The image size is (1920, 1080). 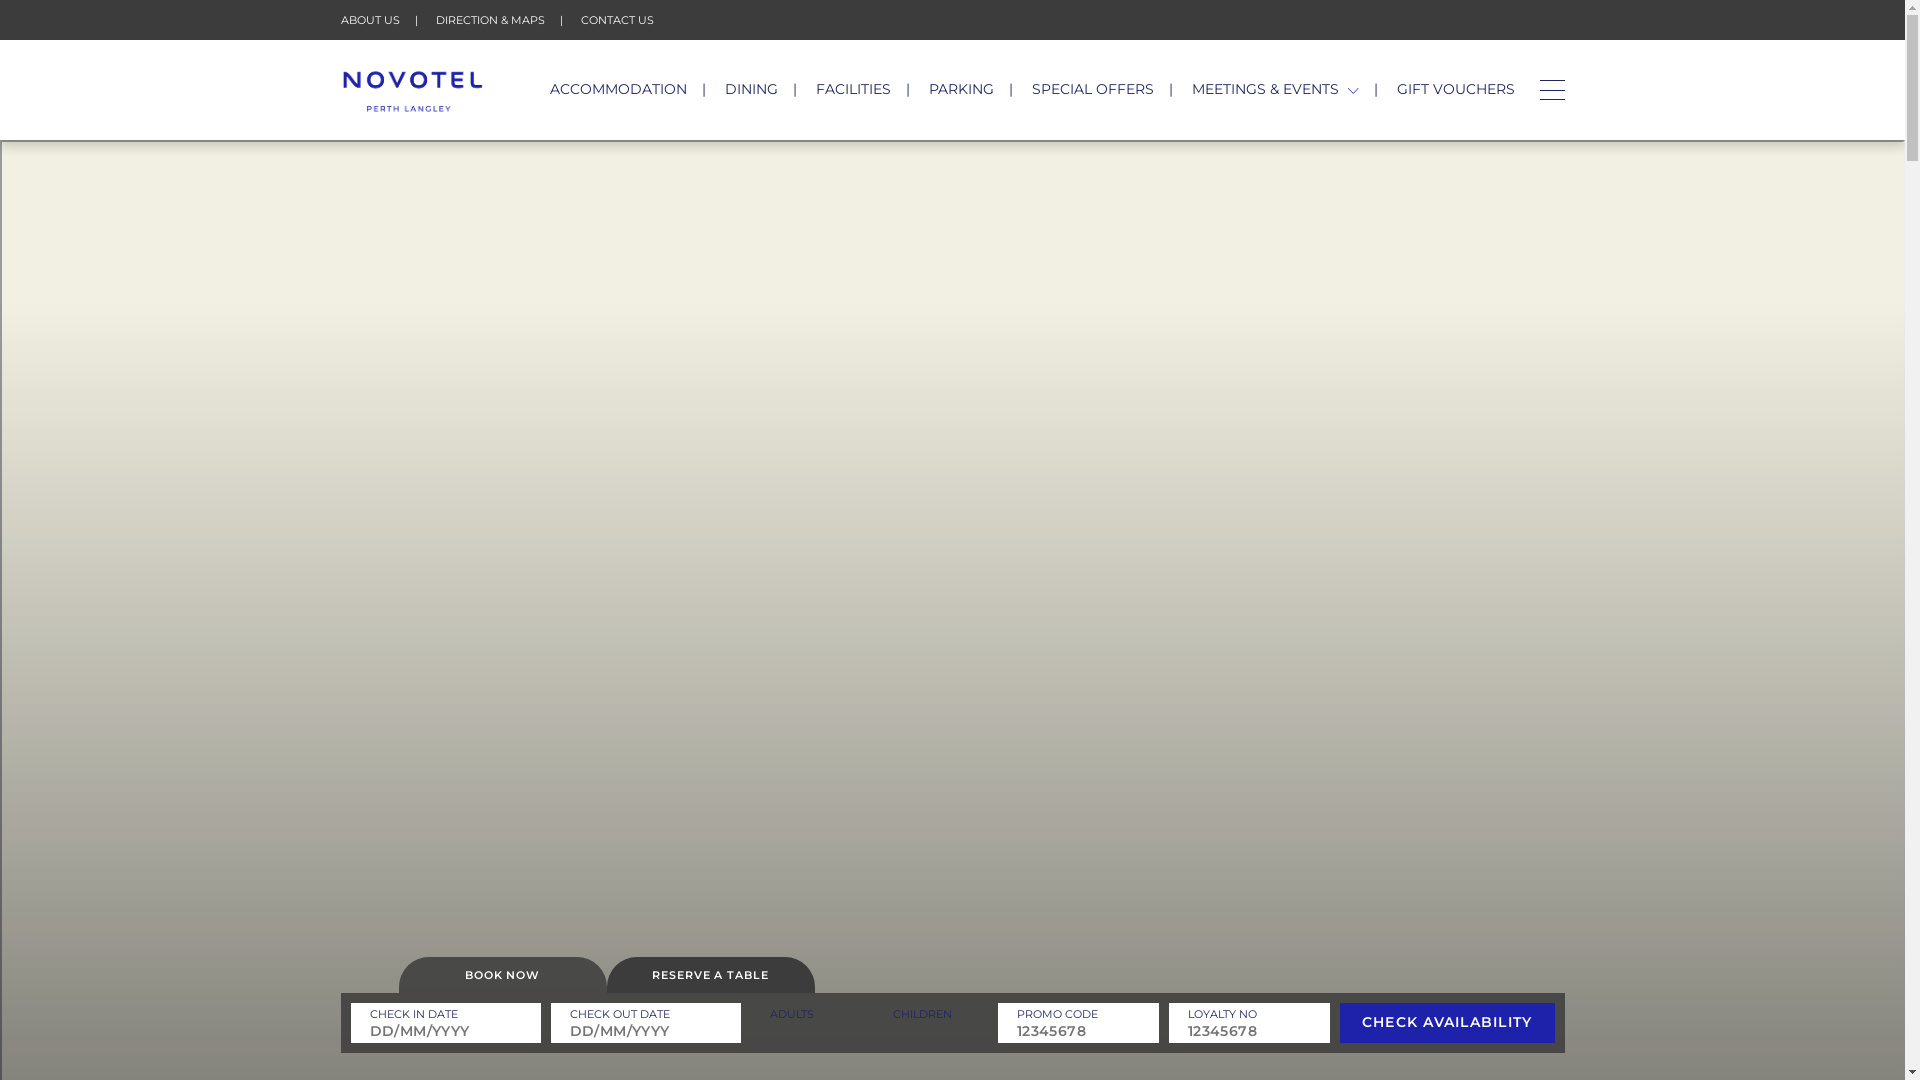 I want to click on 'ABOUT US', so click(x=340, y=19).